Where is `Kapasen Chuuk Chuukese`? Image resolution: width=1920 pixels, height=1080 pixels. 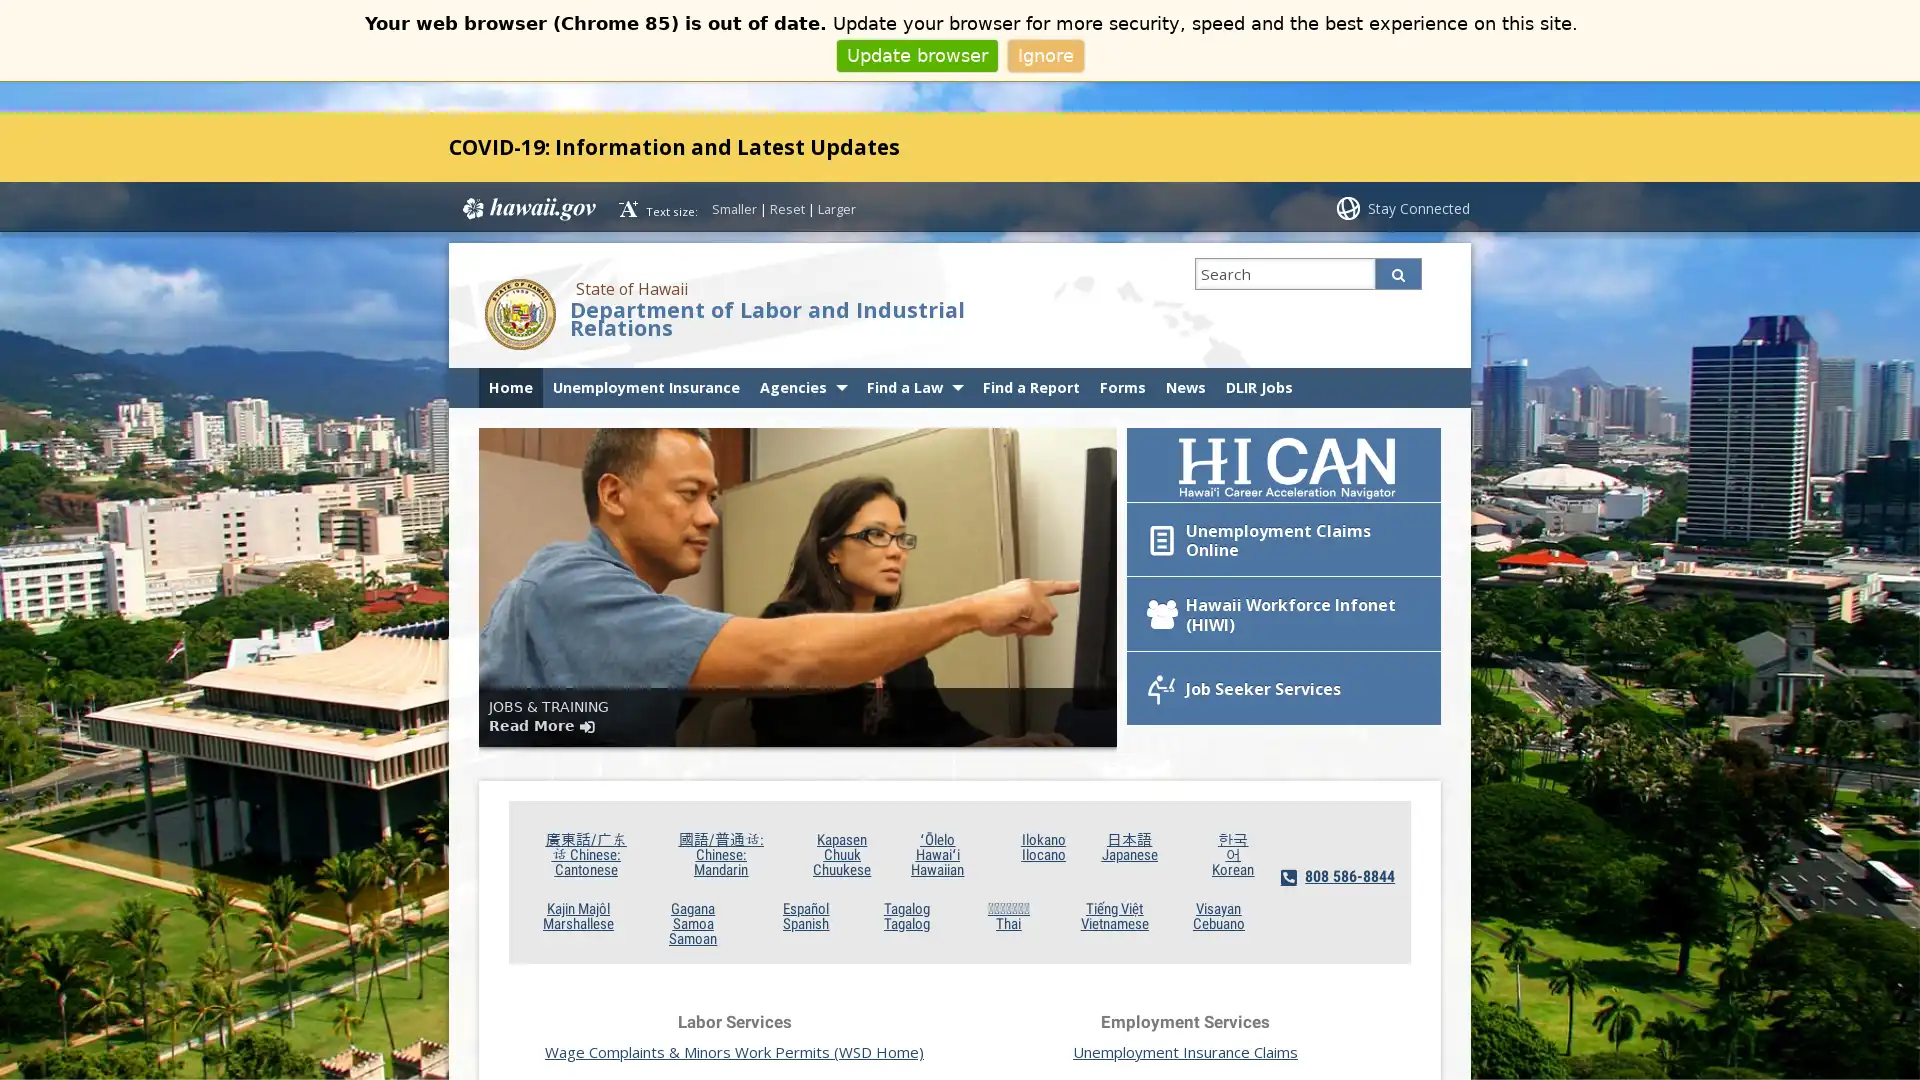
Kapasen Chuuk Chuukese is located at coordinates (841, 862).